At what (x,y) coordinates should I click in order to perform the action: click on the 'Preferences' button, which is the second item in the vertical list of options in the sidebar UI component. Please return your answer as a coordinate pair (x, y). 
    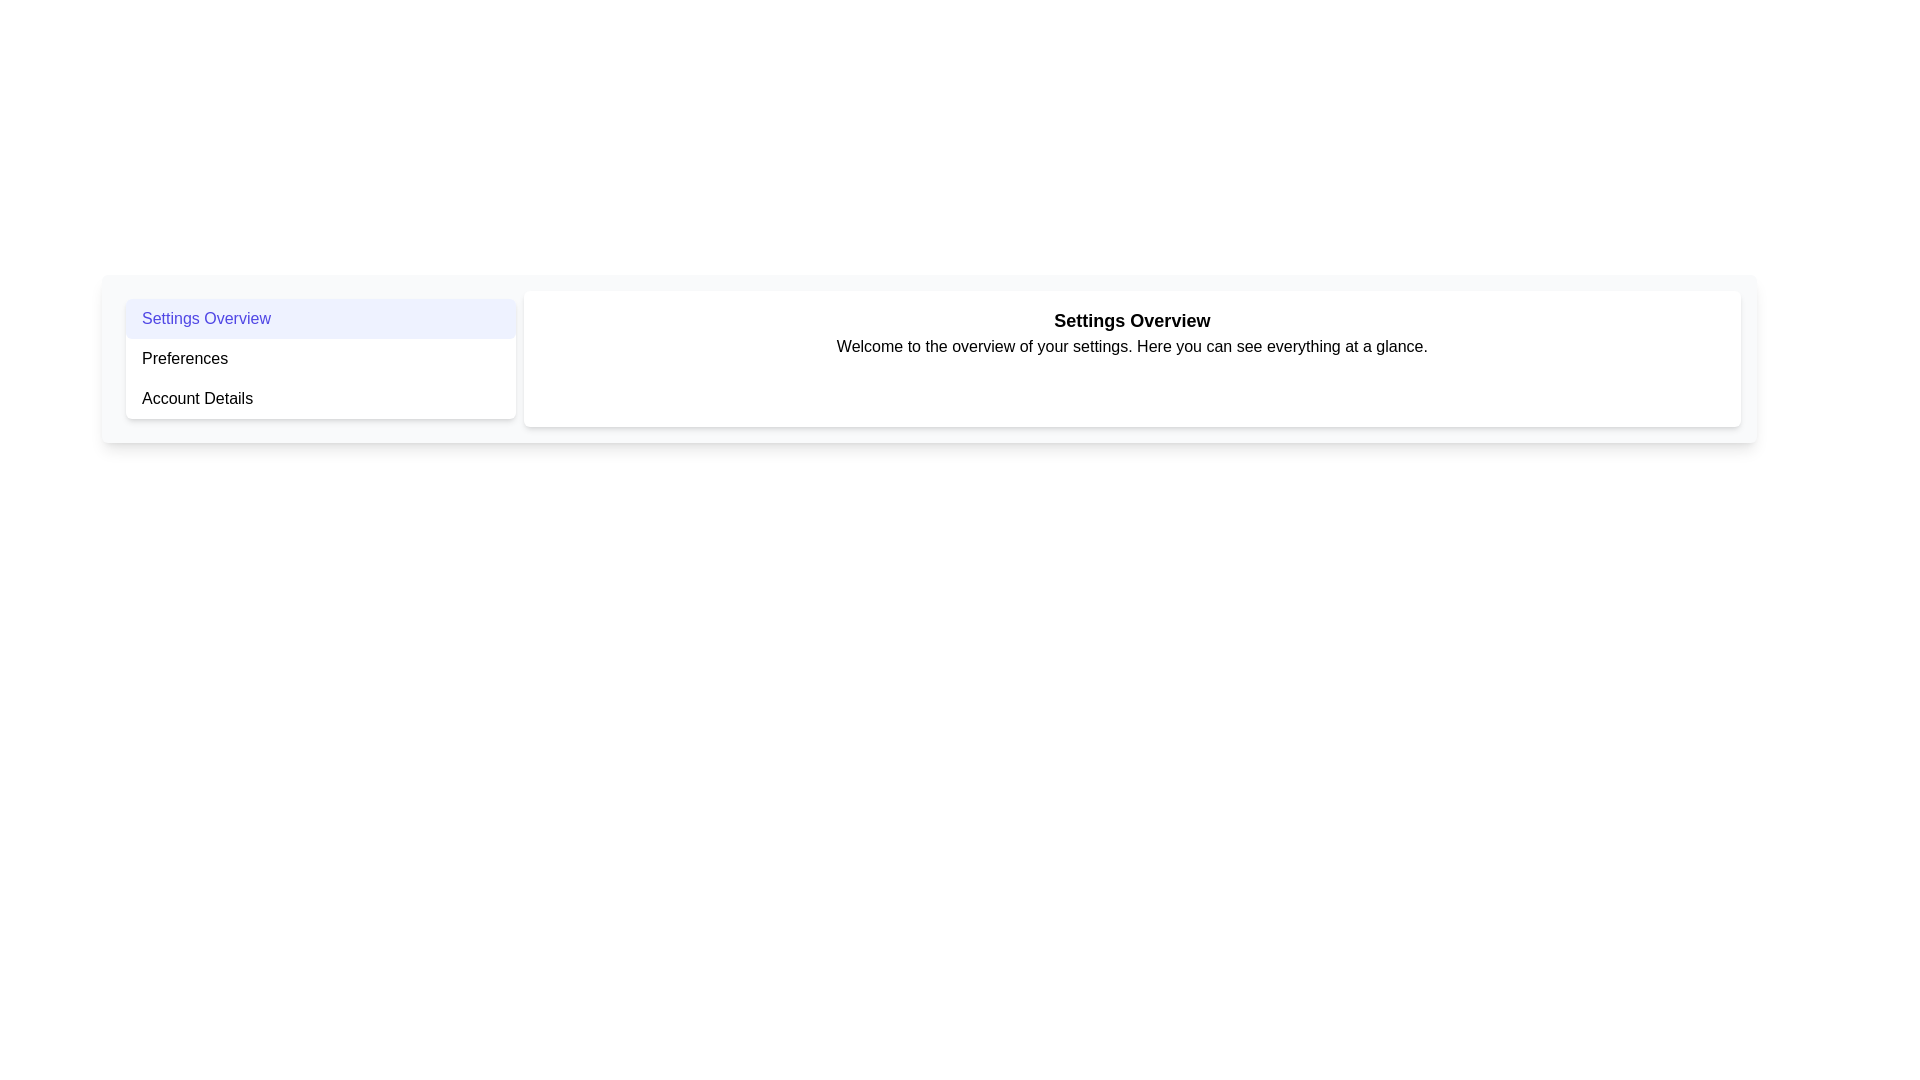
    Looking at the image, I should click on (320, 357).